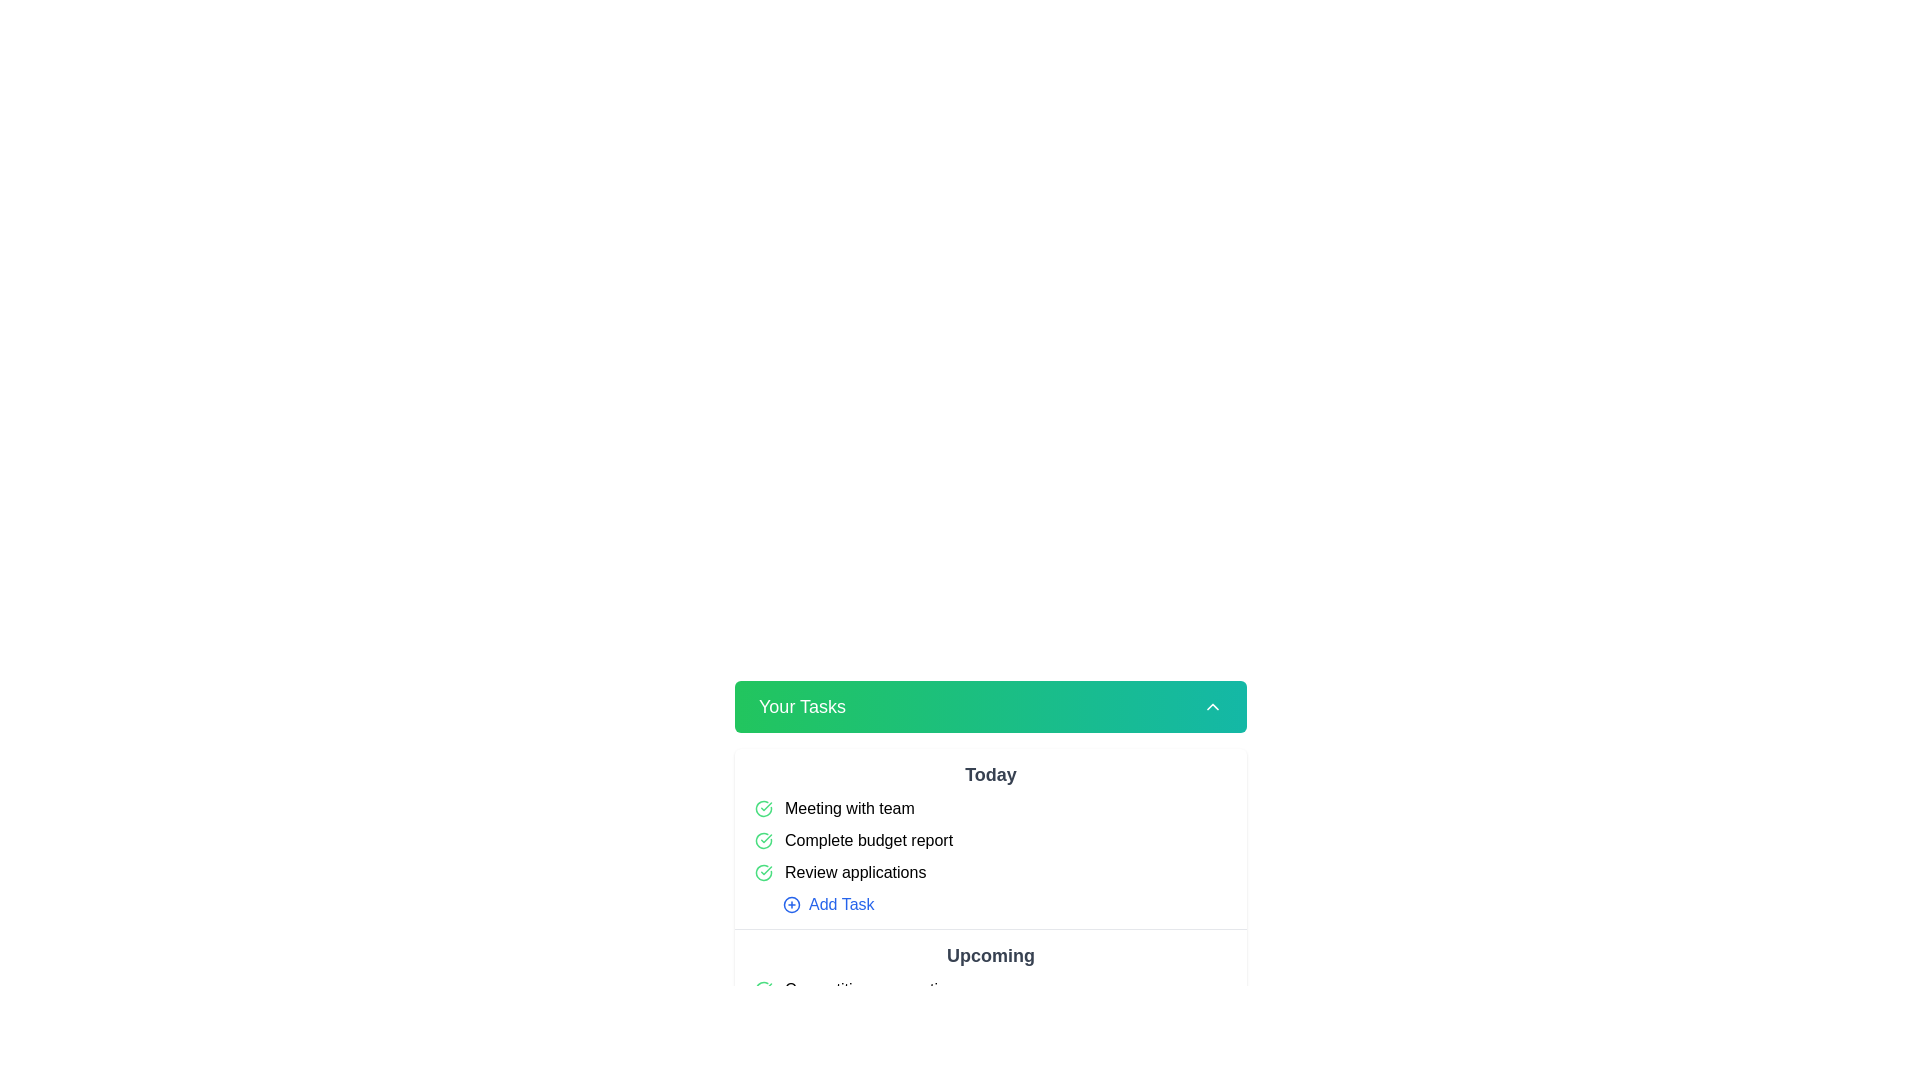 This screenshot has width=1920, height=1080. Describe the element at coordinates (841, 905) in the screenshot. I see `the 'Add Task' text label displayed in blue font` at that location.